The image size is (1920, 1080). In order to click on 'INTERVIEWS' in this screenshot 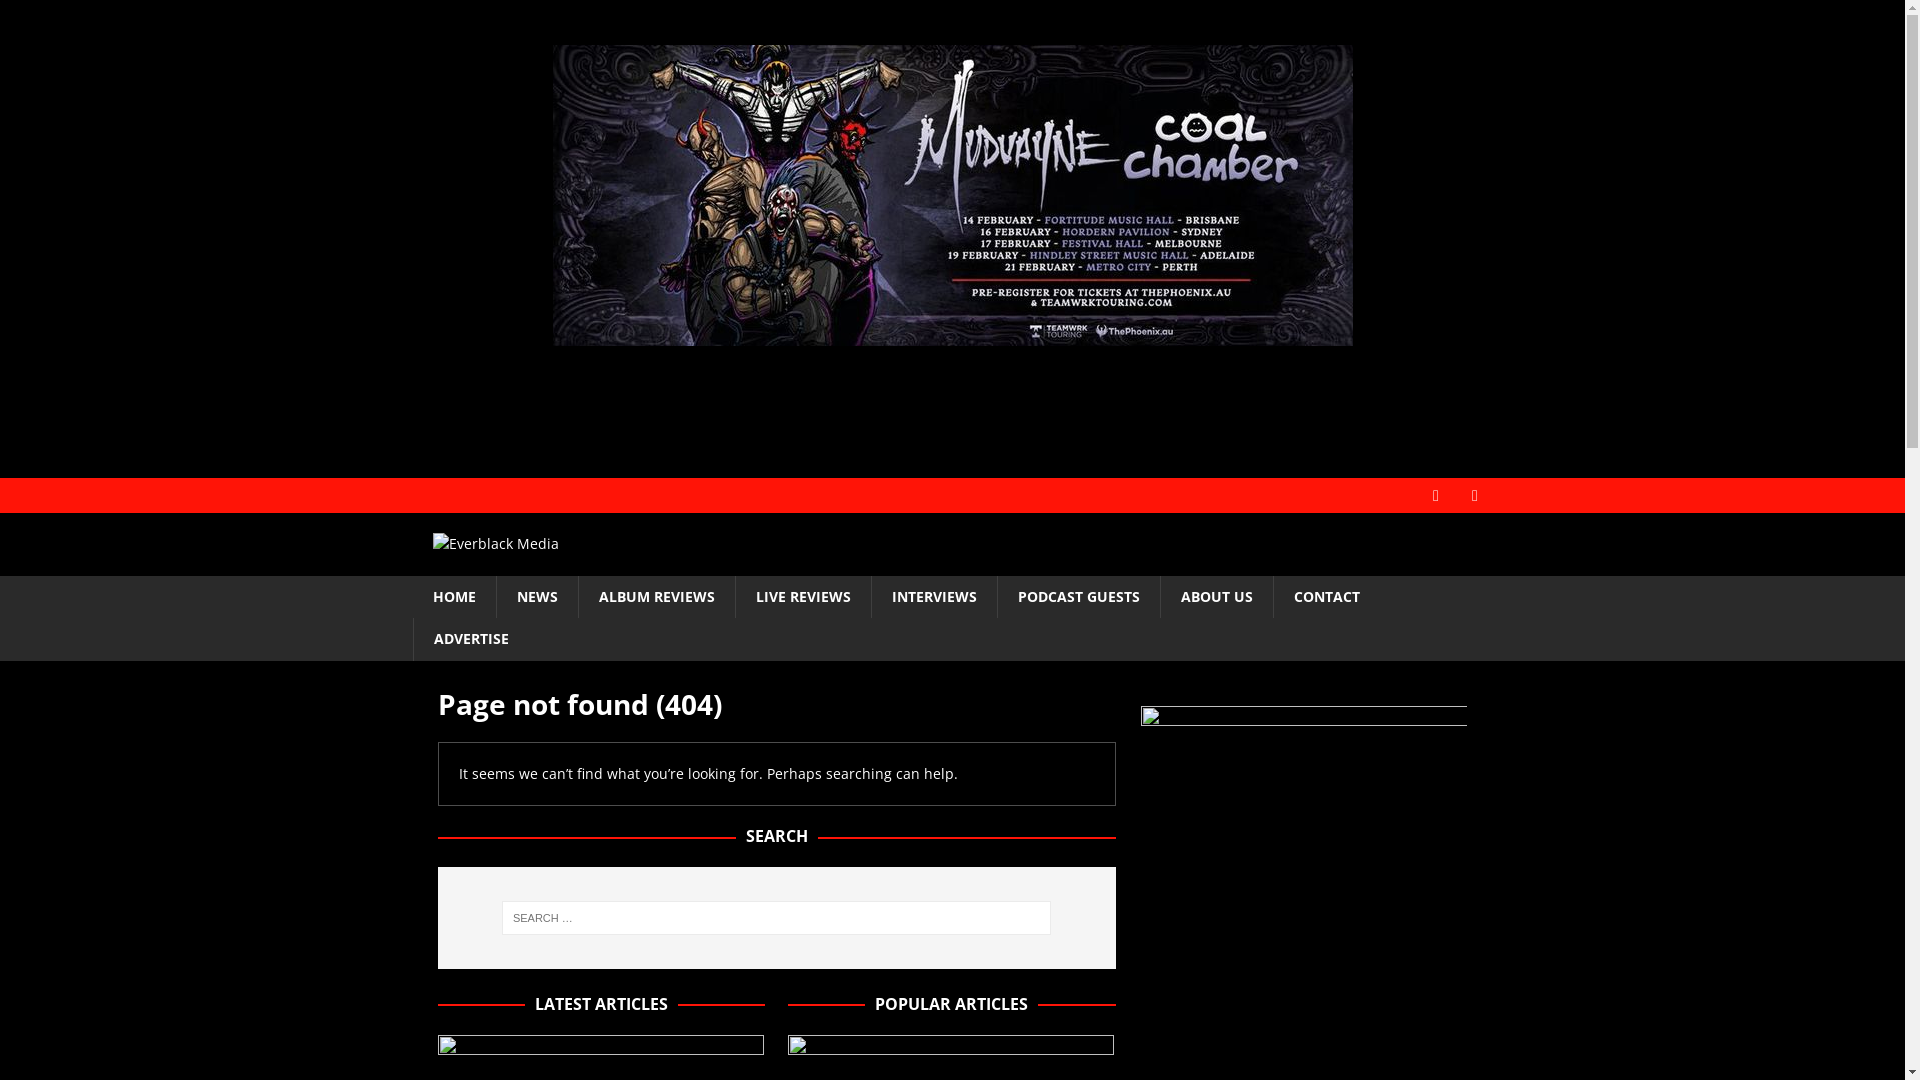, I will do `click(931, 596)`.